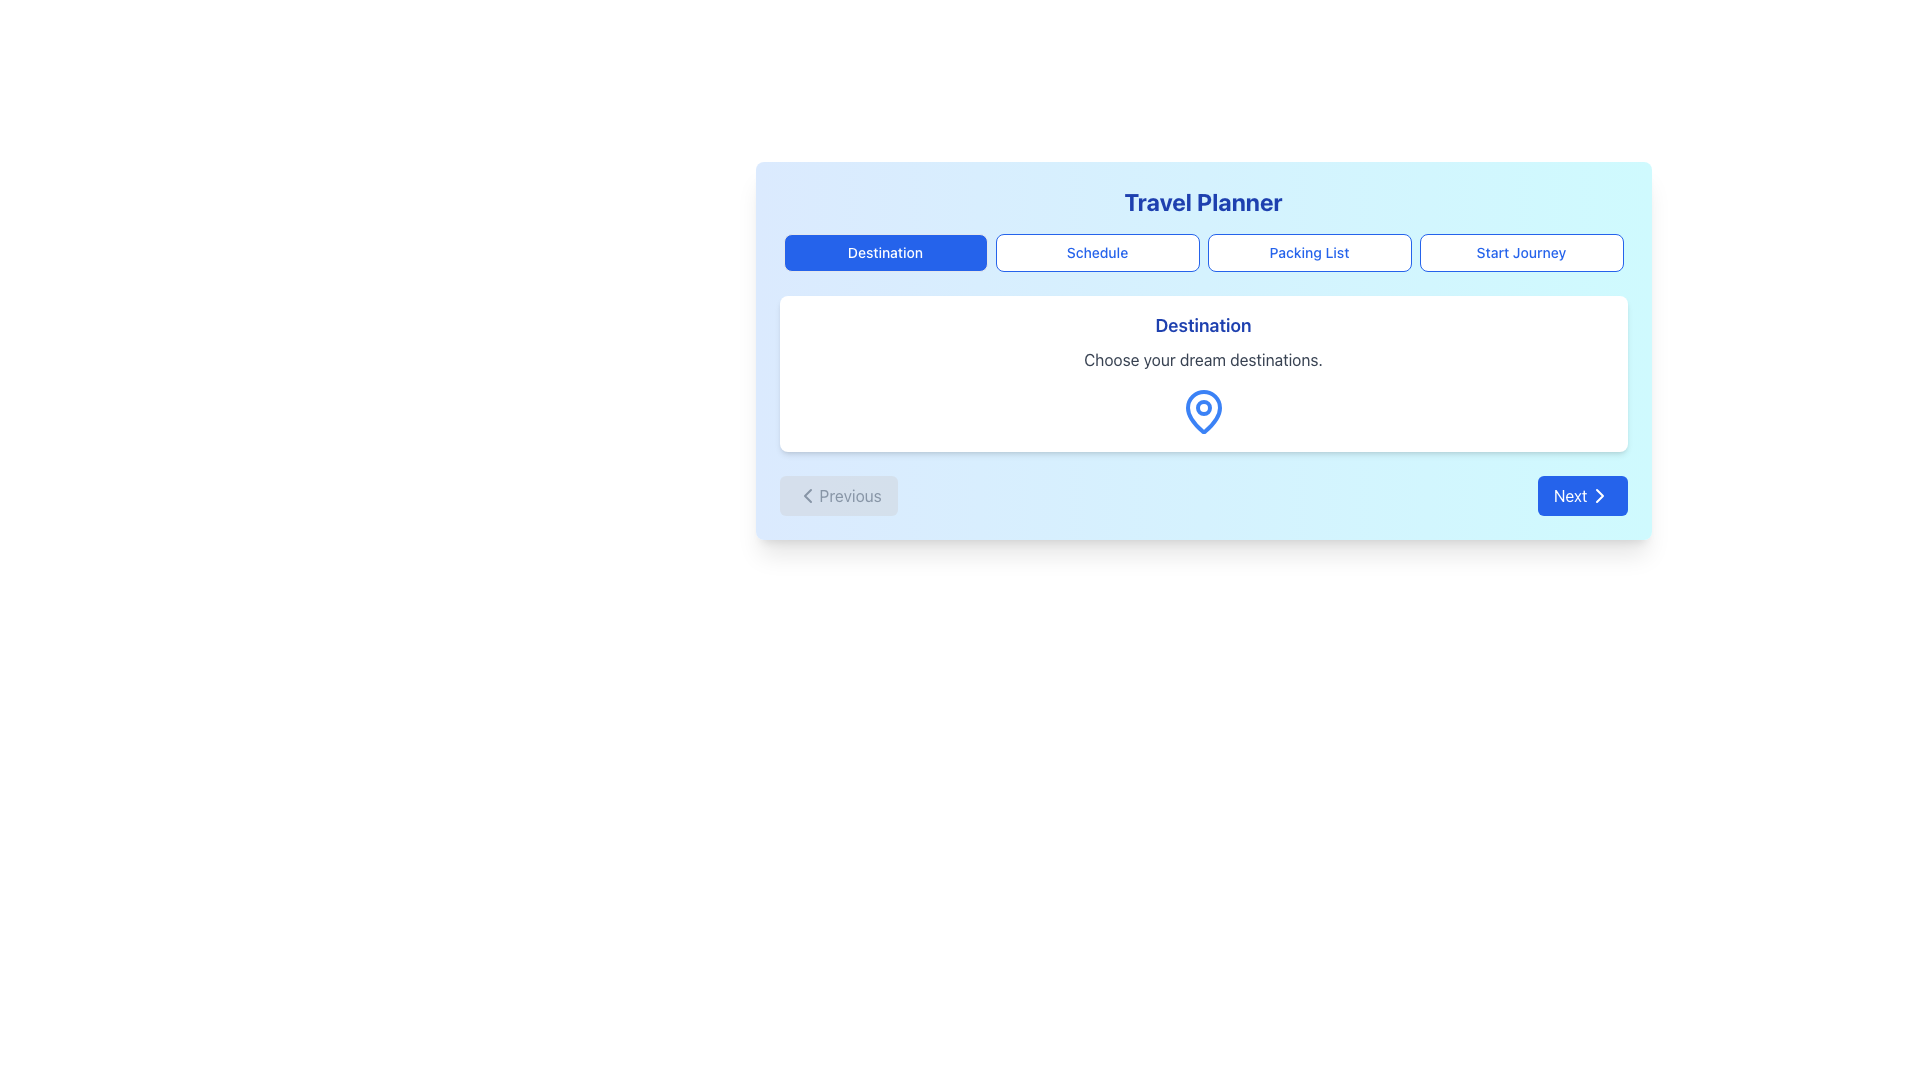 This screenshot has height=1080, width=1920. Describe the element at coordinates (1202, 201) in the screenshot. I see `the 'Travel Planner' text element, which is displayed in bold, large blue font, and is centered at the top of a card-like section` at that location.